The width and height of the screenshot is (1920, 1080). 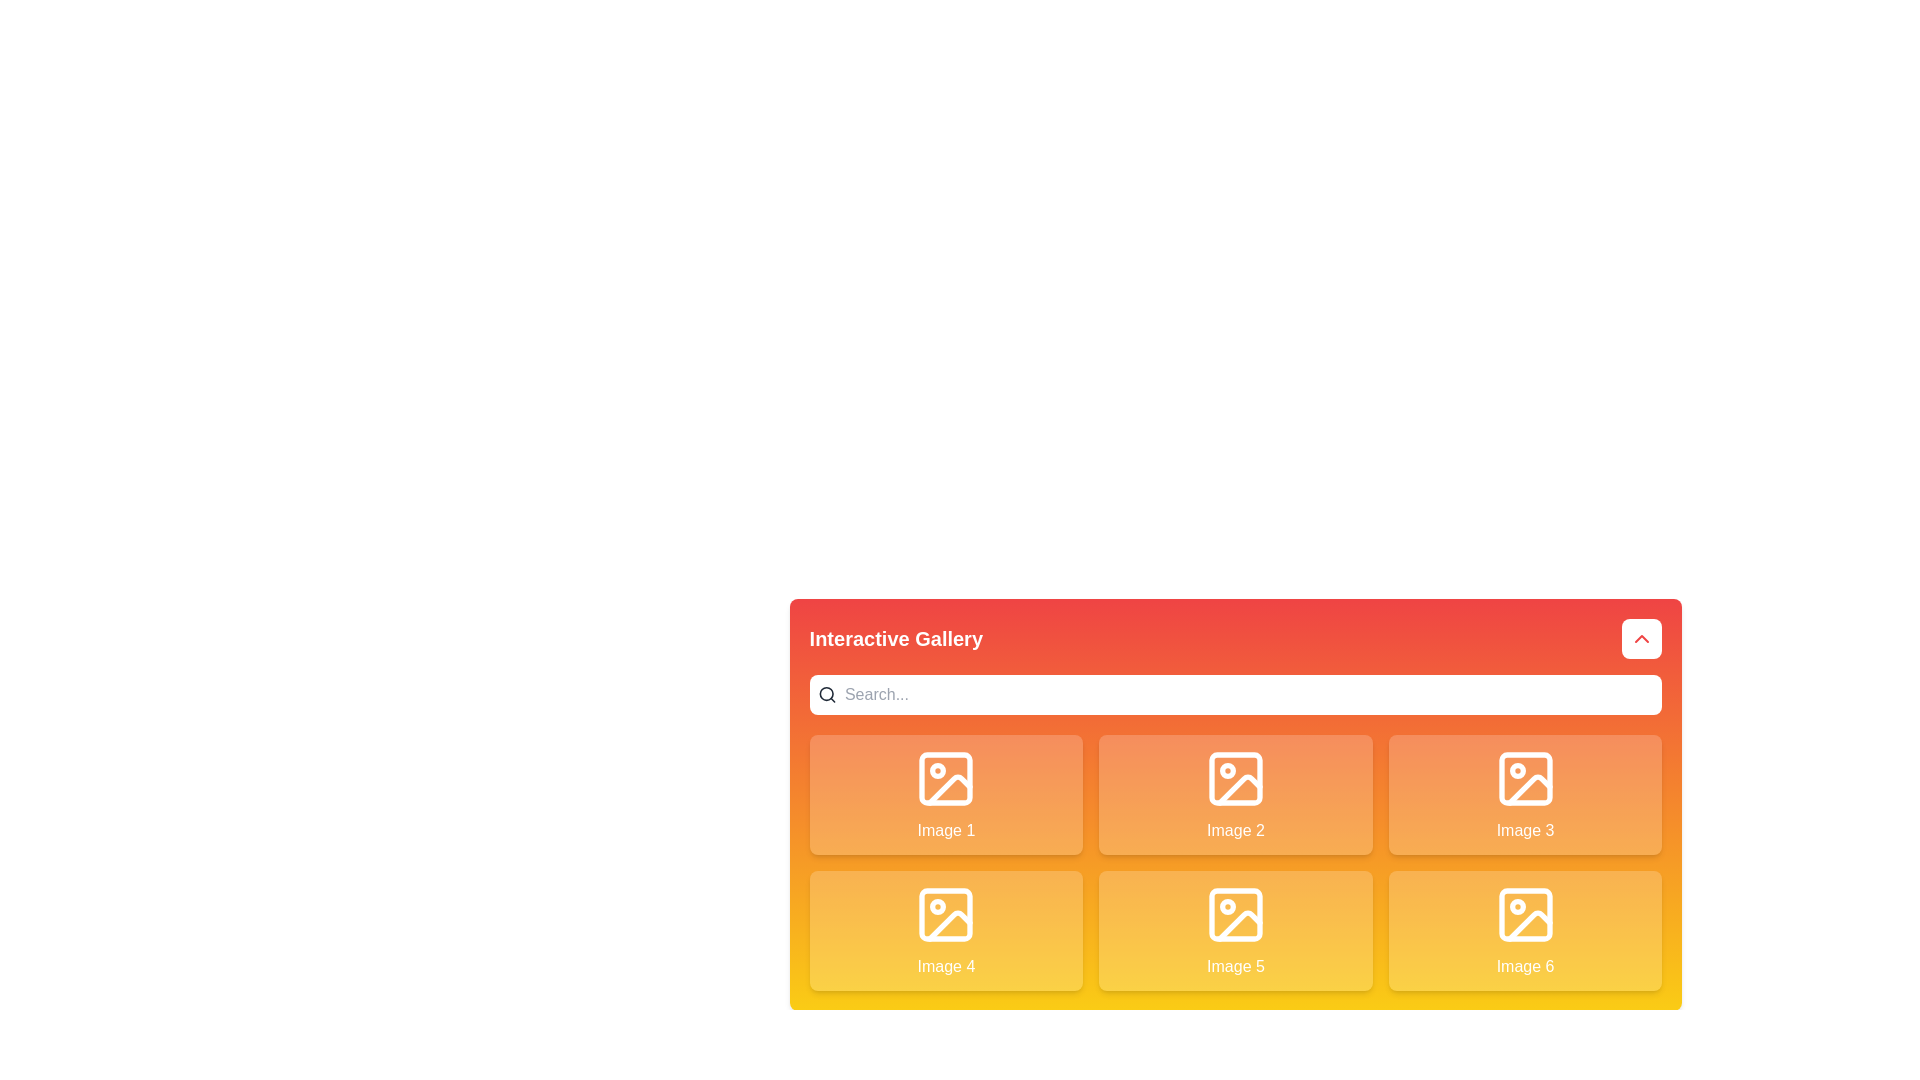 I want to click on the icon representing an image placeholder located in the second column of the first row of the gallery grid, so click(x=1234, y=778).